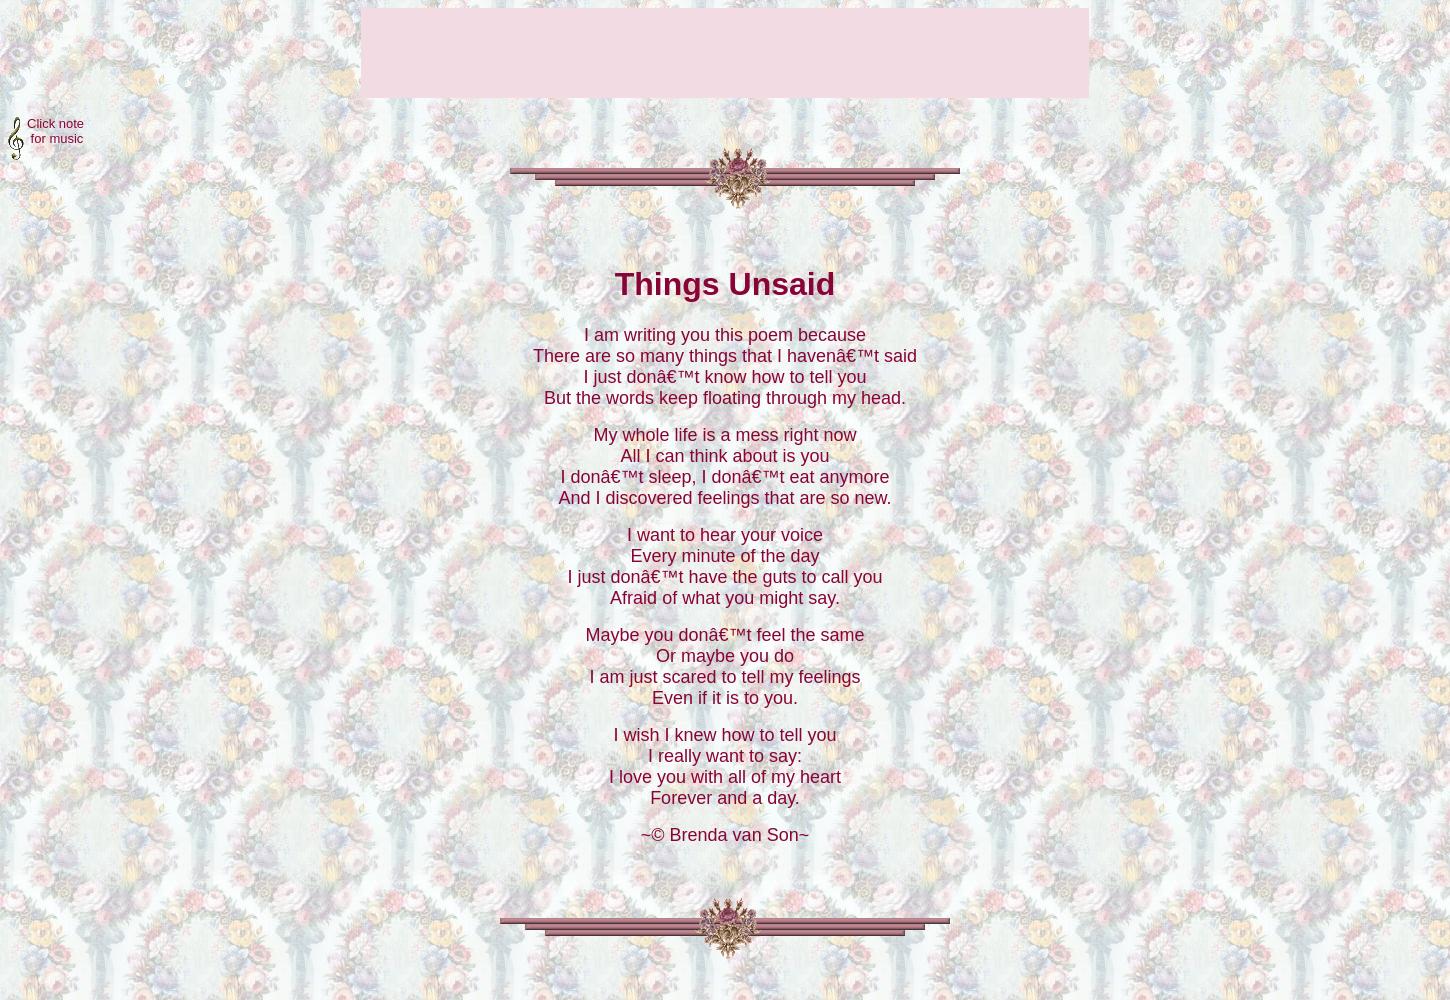 This screenshot has height=1000, width=1450. What do you see at coordinates (54, 138) in the screenshot?
I see `'for music'` at bounding box center [54, 138].